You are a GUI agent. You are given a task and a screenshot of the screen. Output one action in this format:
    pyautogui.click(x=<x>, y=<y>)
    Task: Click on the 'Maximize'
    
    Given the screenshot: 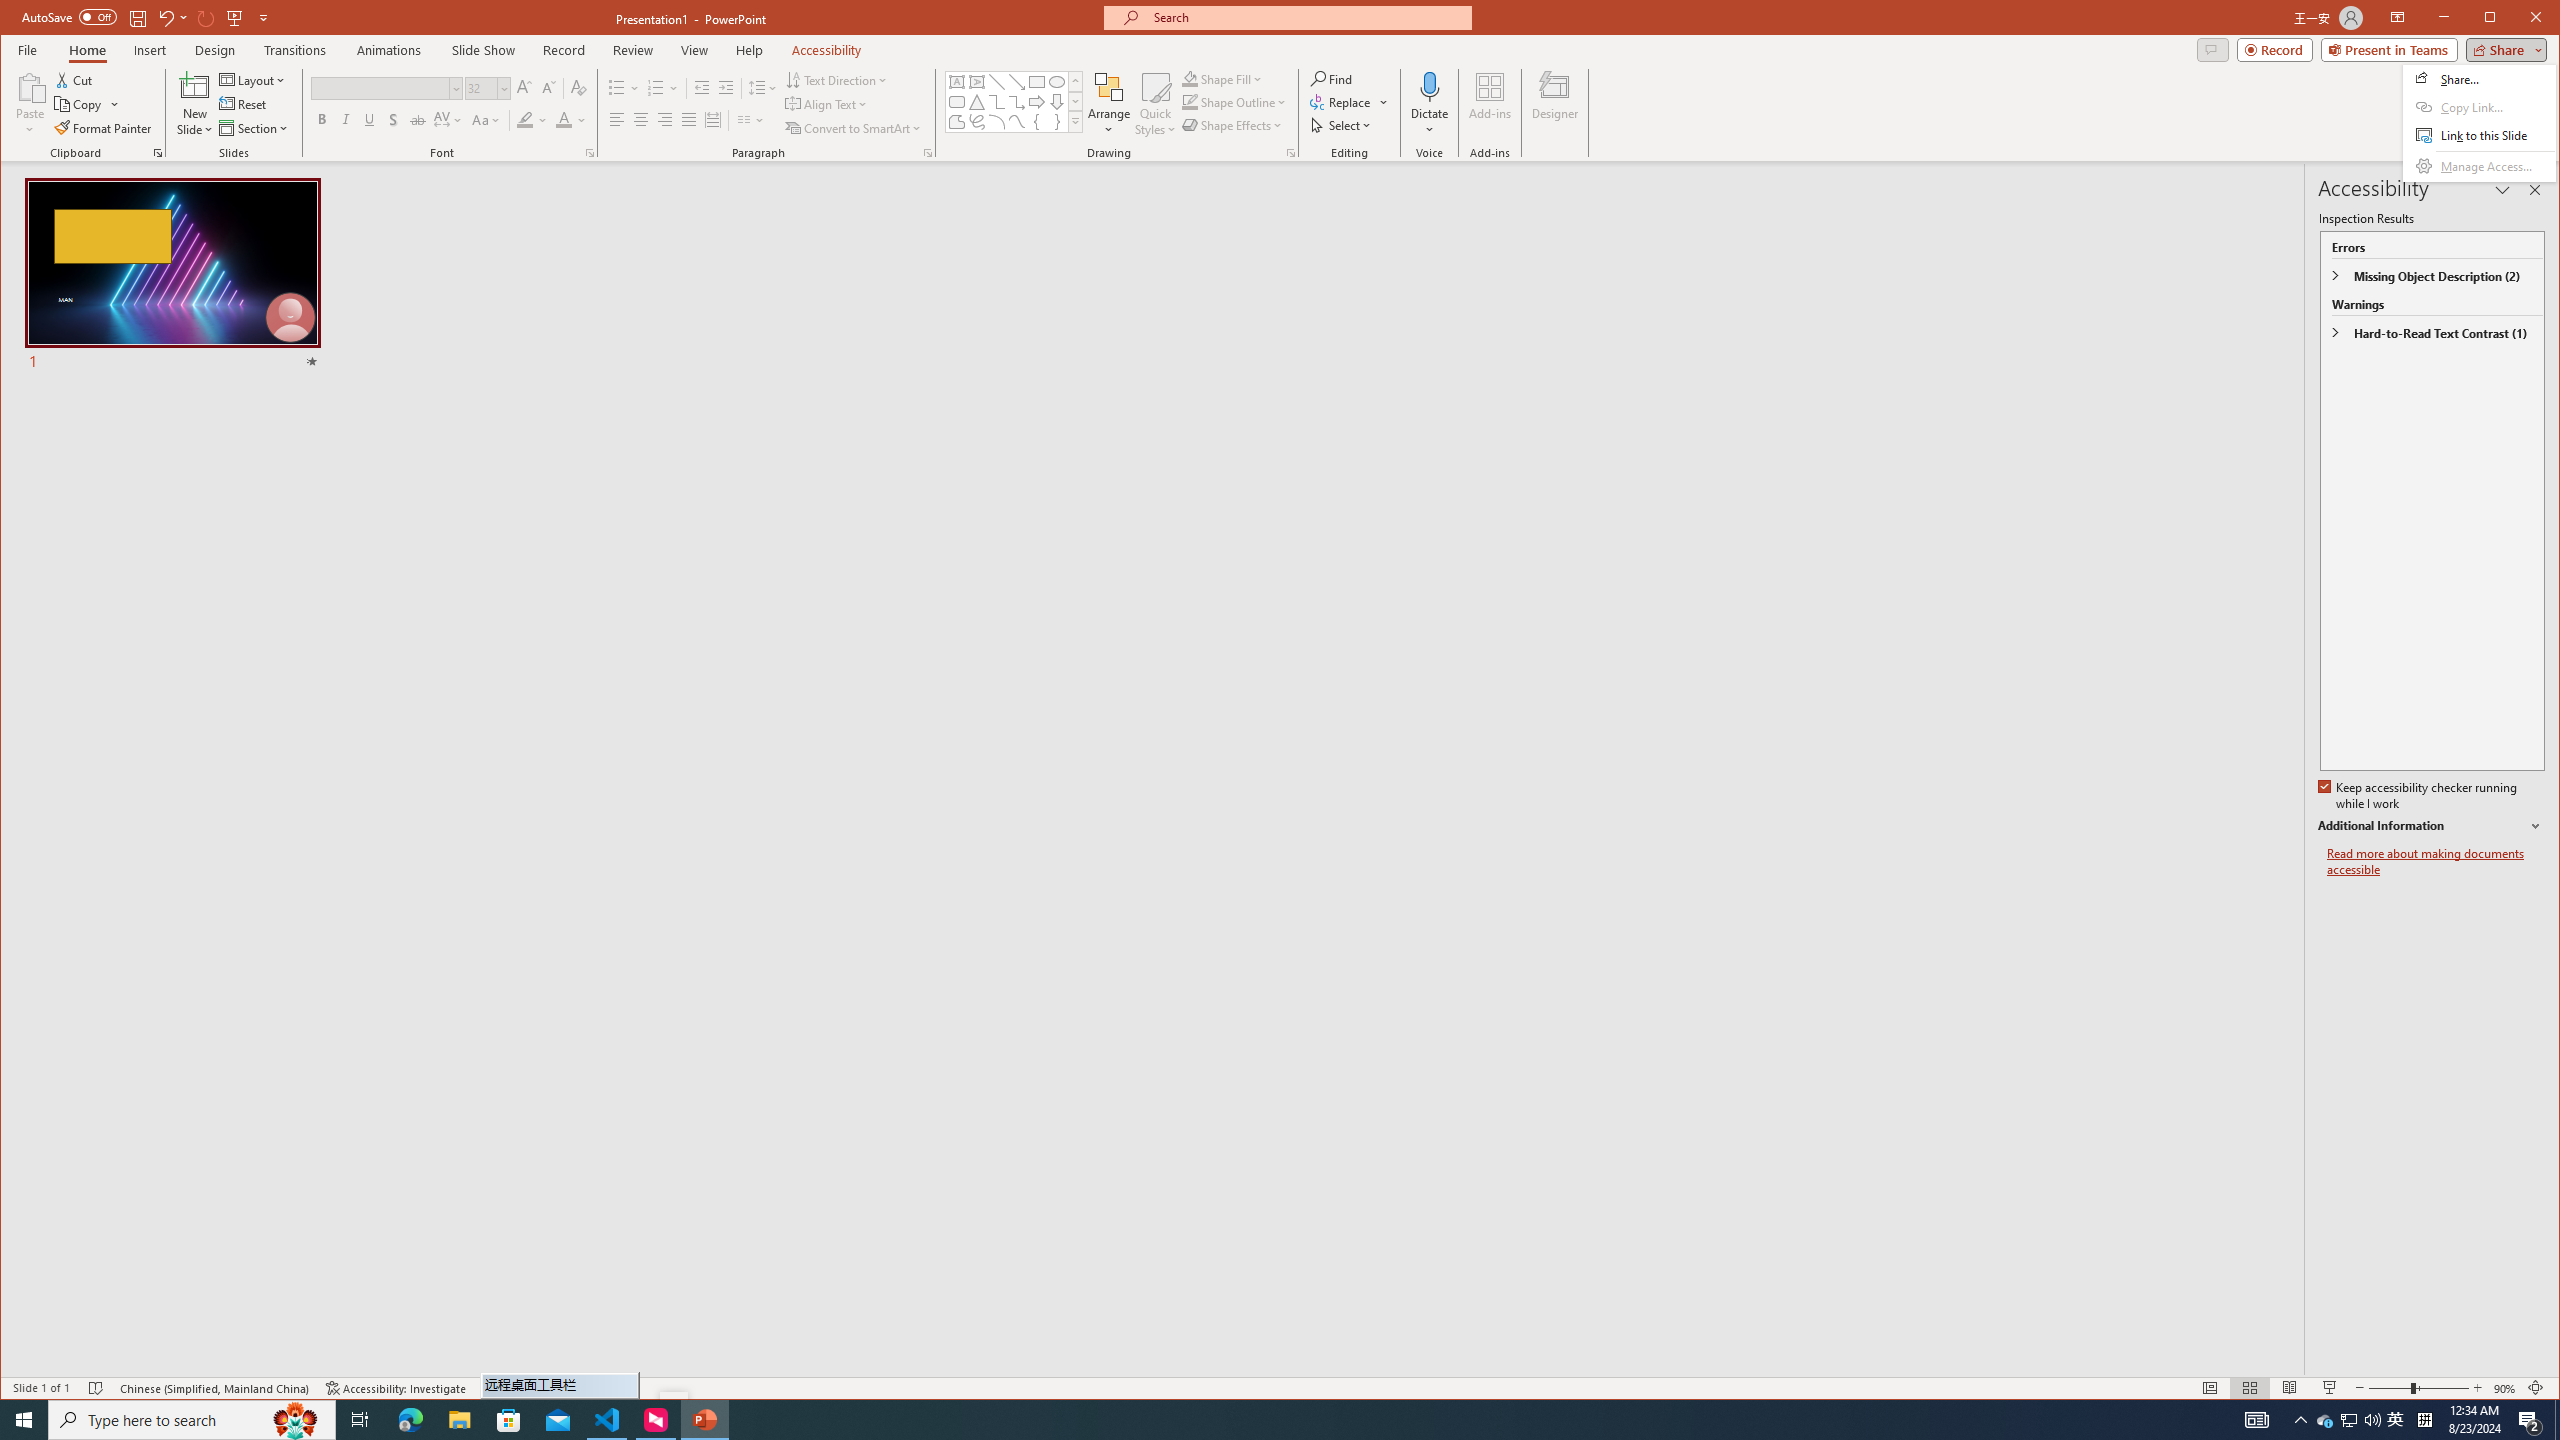 What is the action you would take?
    pyautogui.click(x=2519, y=19)
    